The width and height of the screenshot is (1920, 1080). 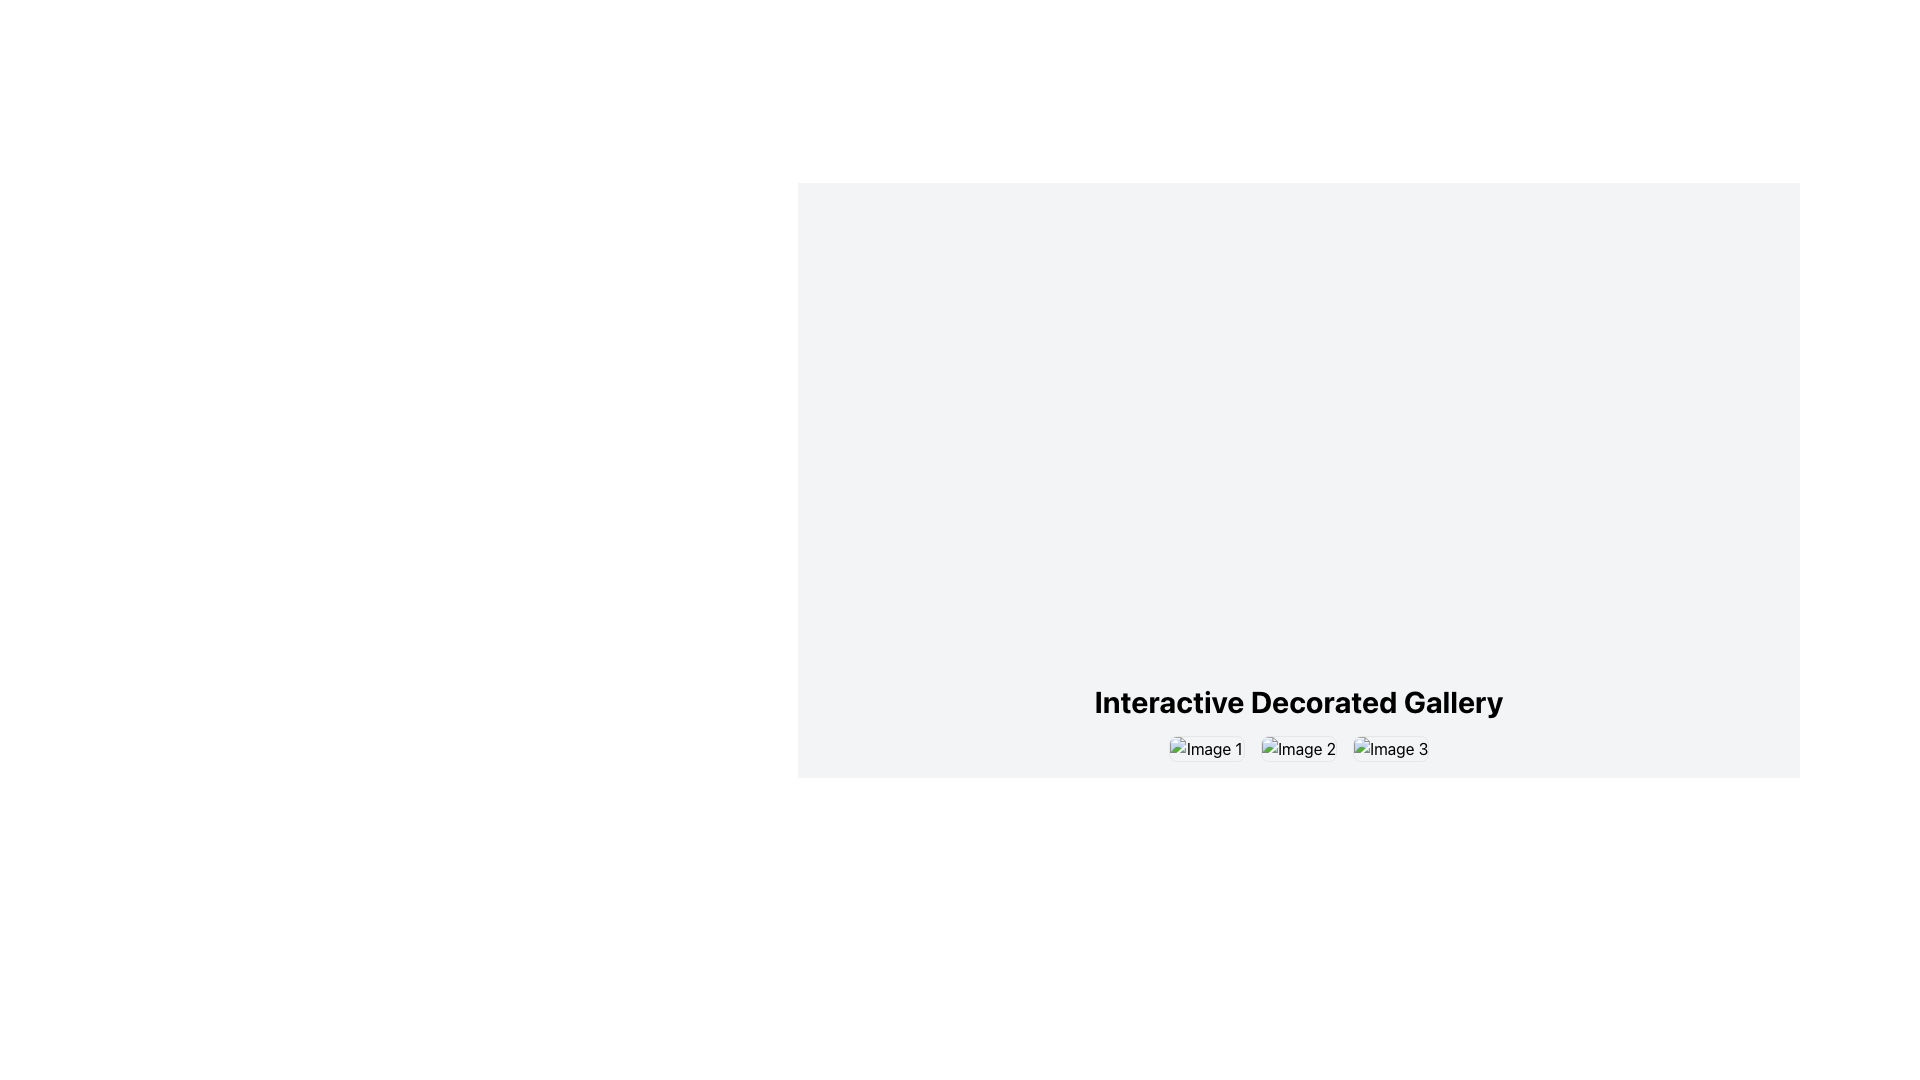 What do you see at coordinates (1390, 748) in the screenshot?
I see `the camera icon outlined in white, located in the 'Image 3' section of the gallery` at bounding box center [1390, 748].